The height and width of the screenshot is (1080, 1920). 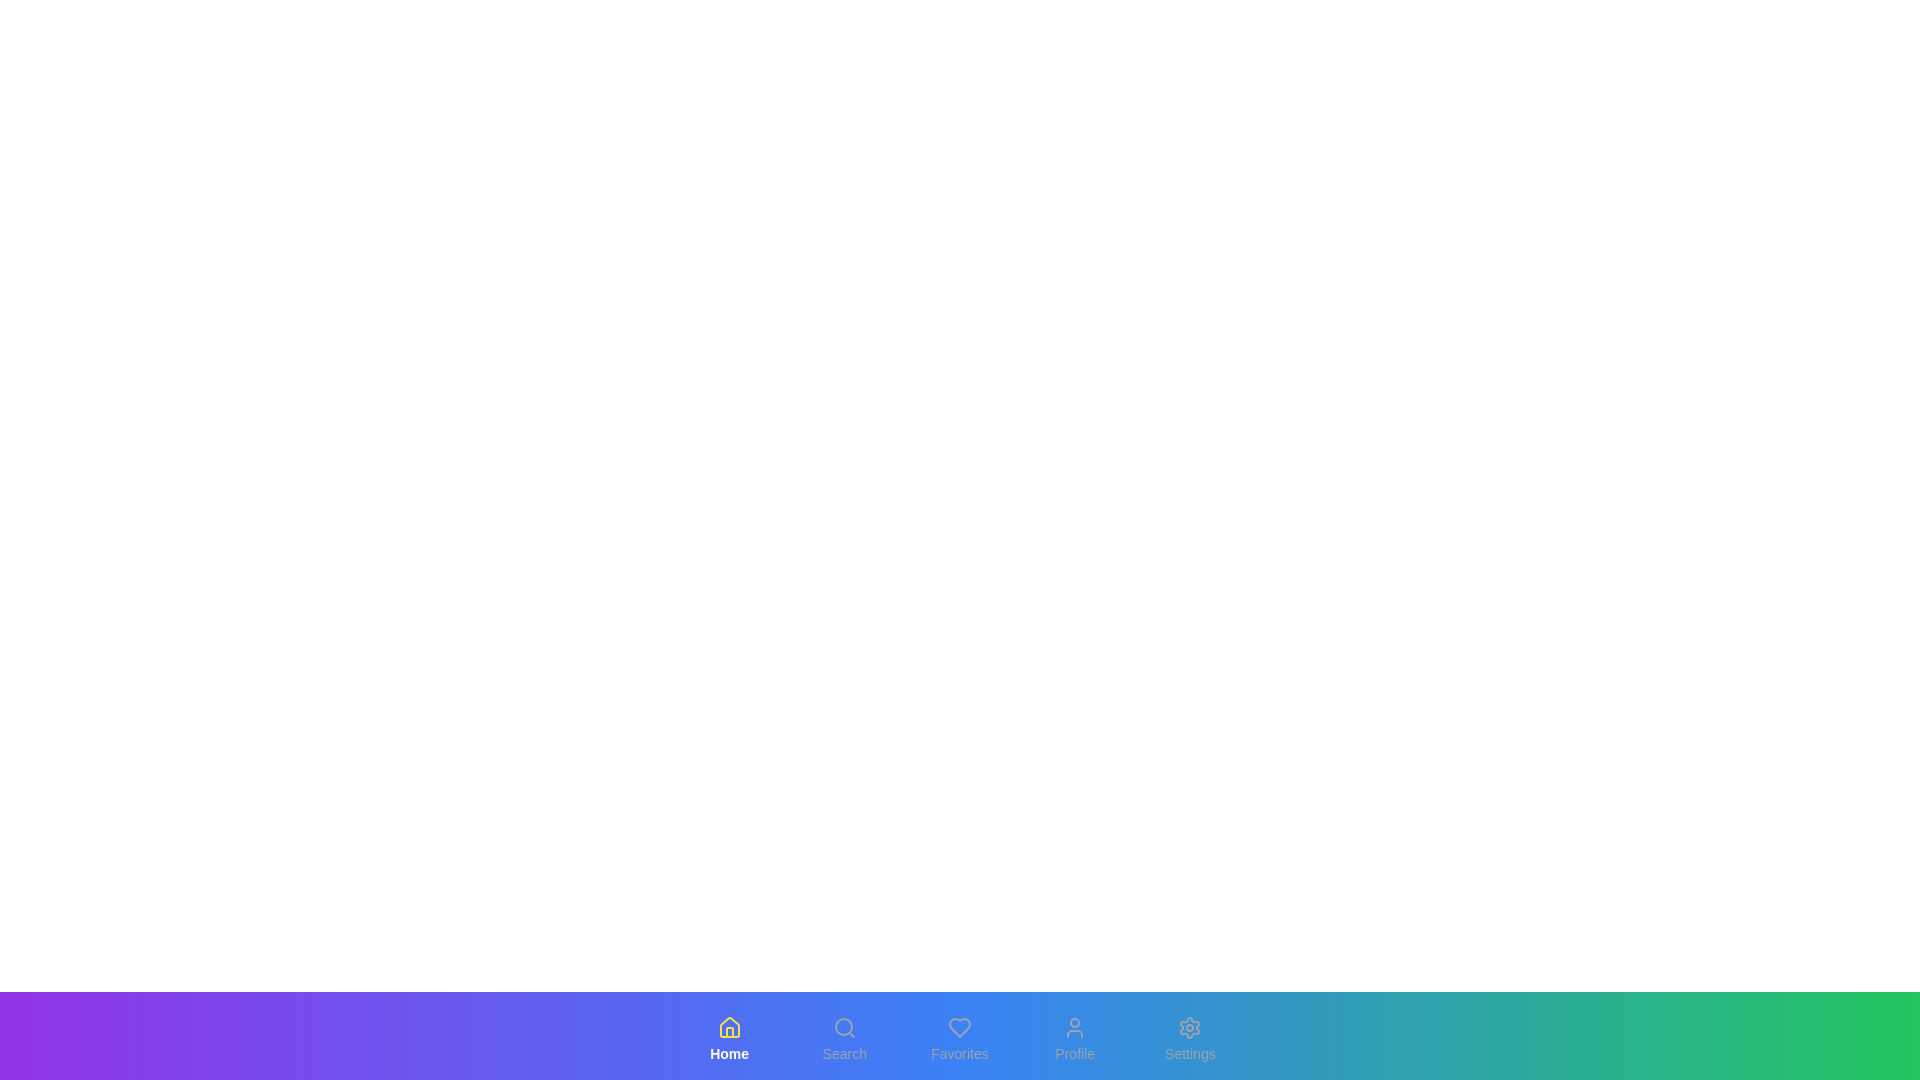 I want to click on the tab corresponding to Search, so click(x=844, y=1039).